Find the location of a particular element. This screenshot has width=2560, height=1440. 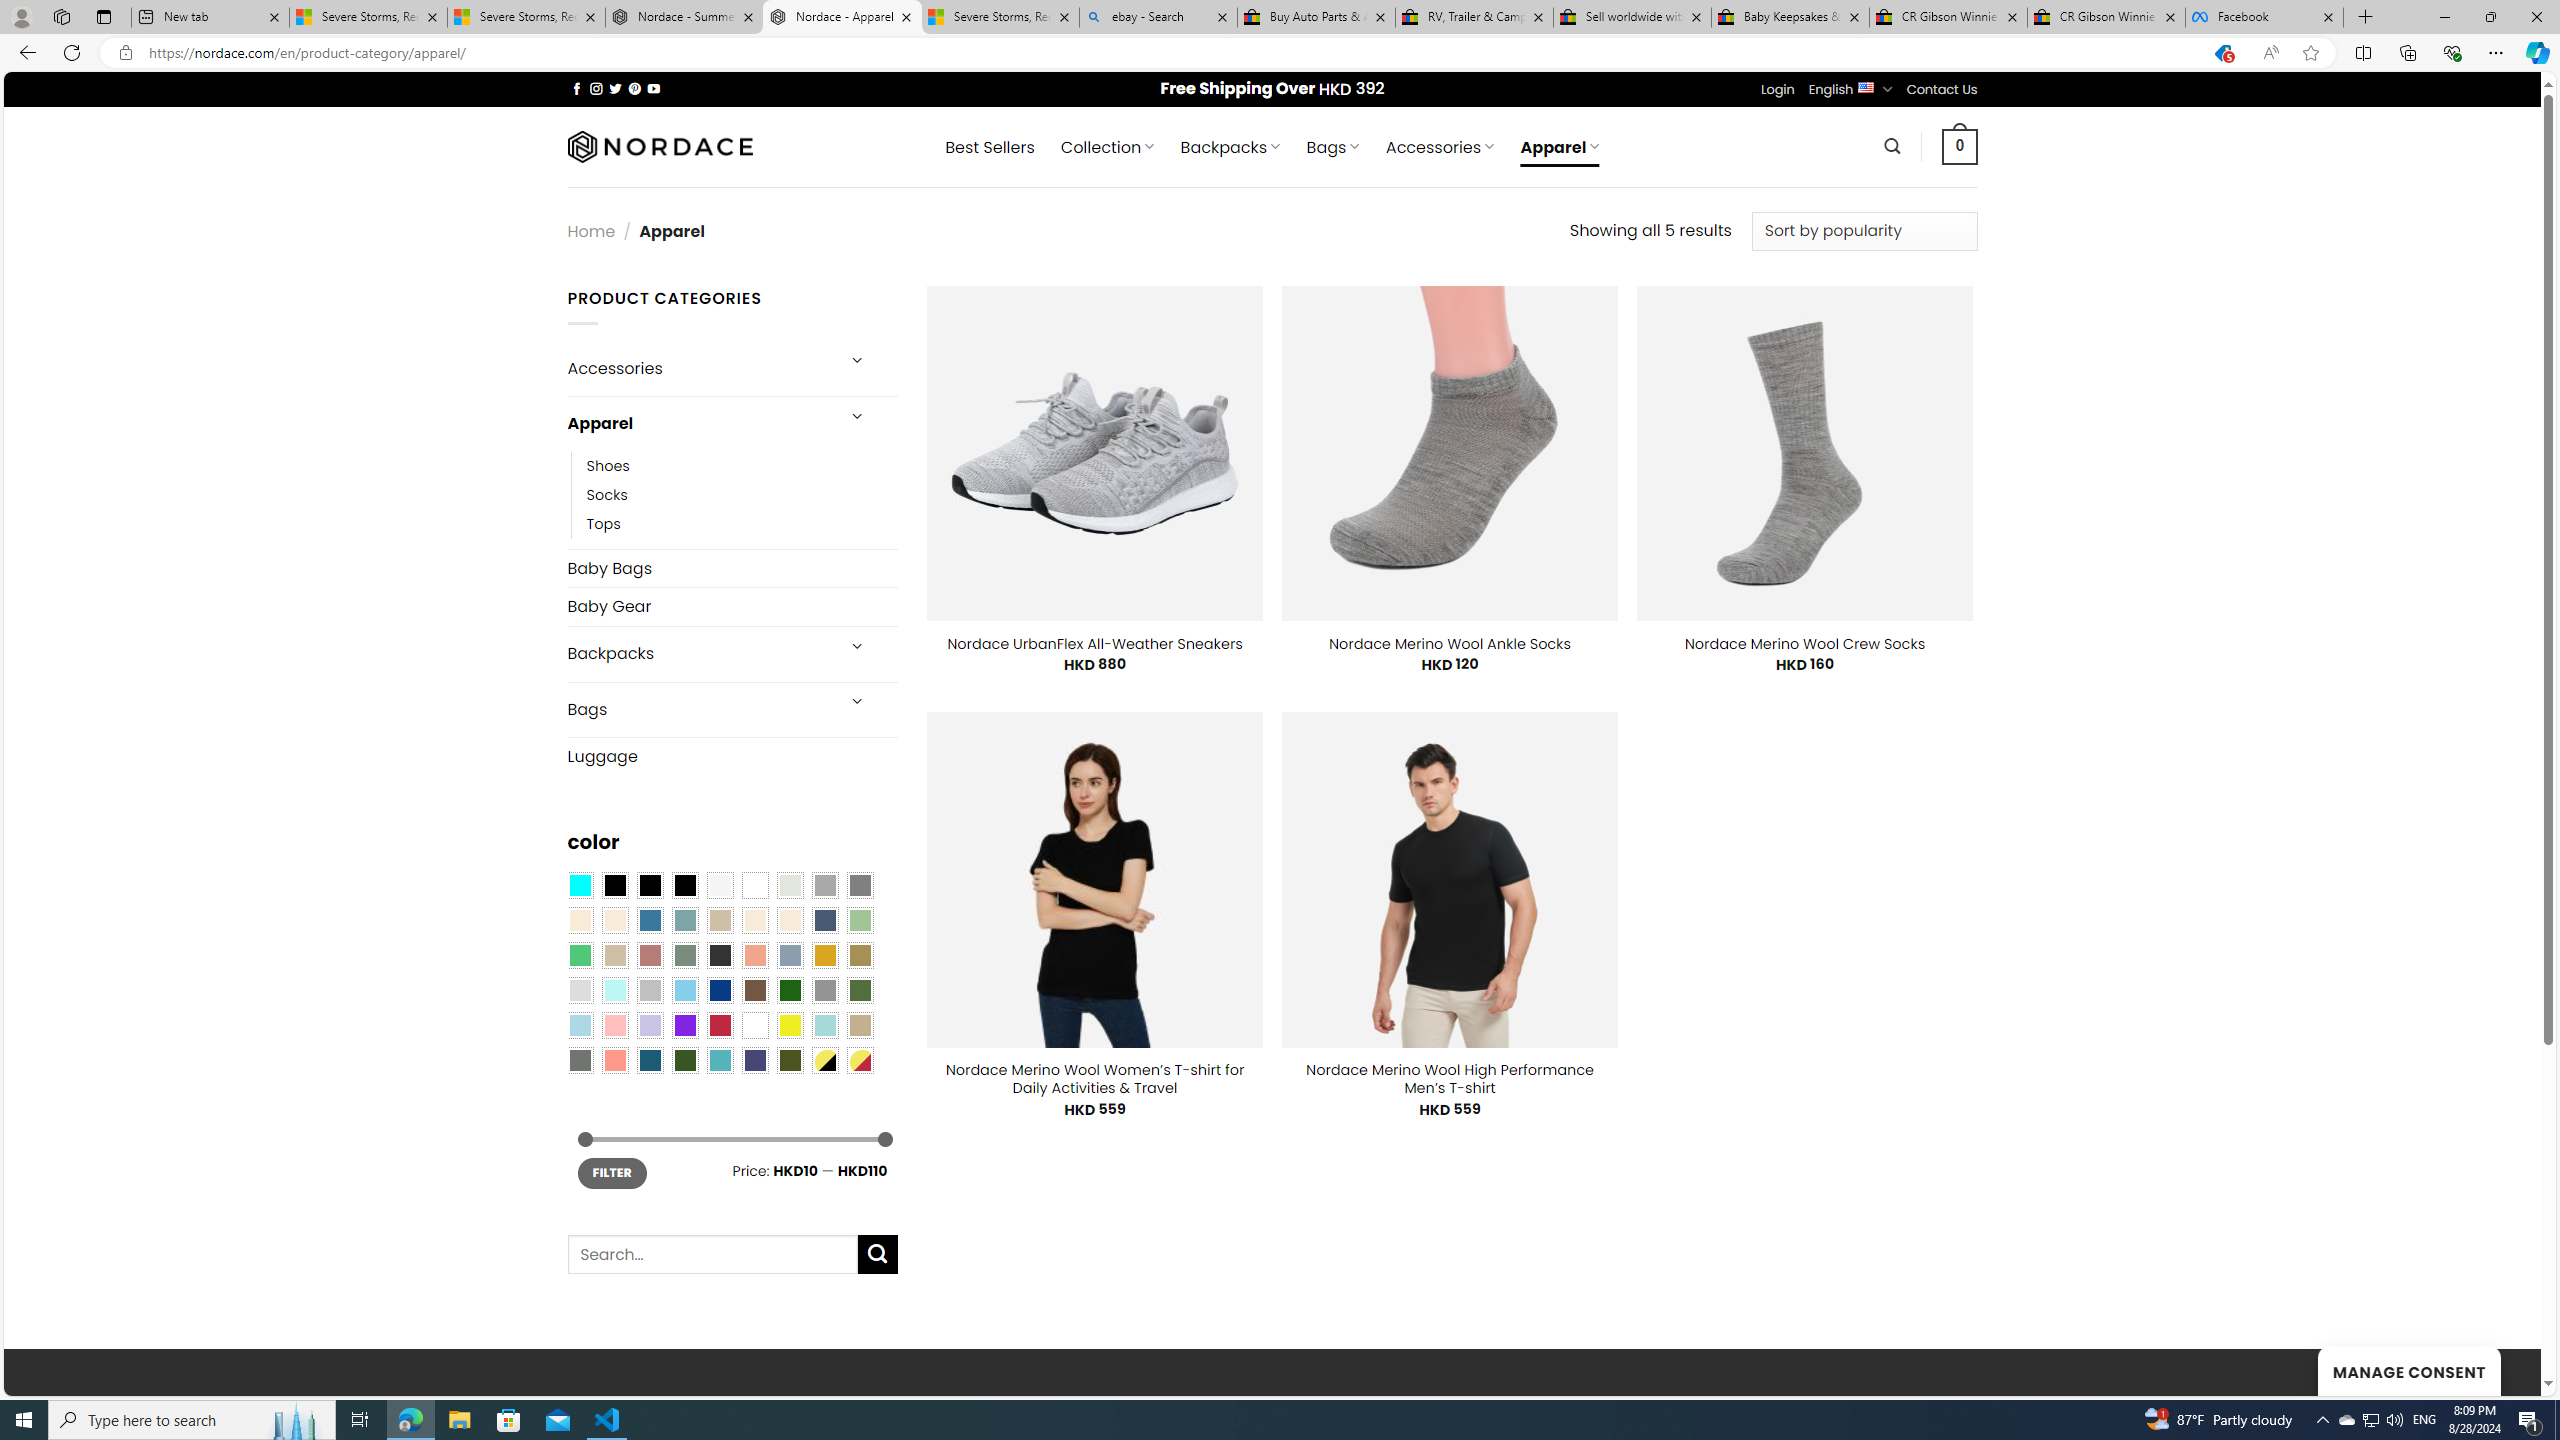

'Black' is located at coordinates (649, 884).